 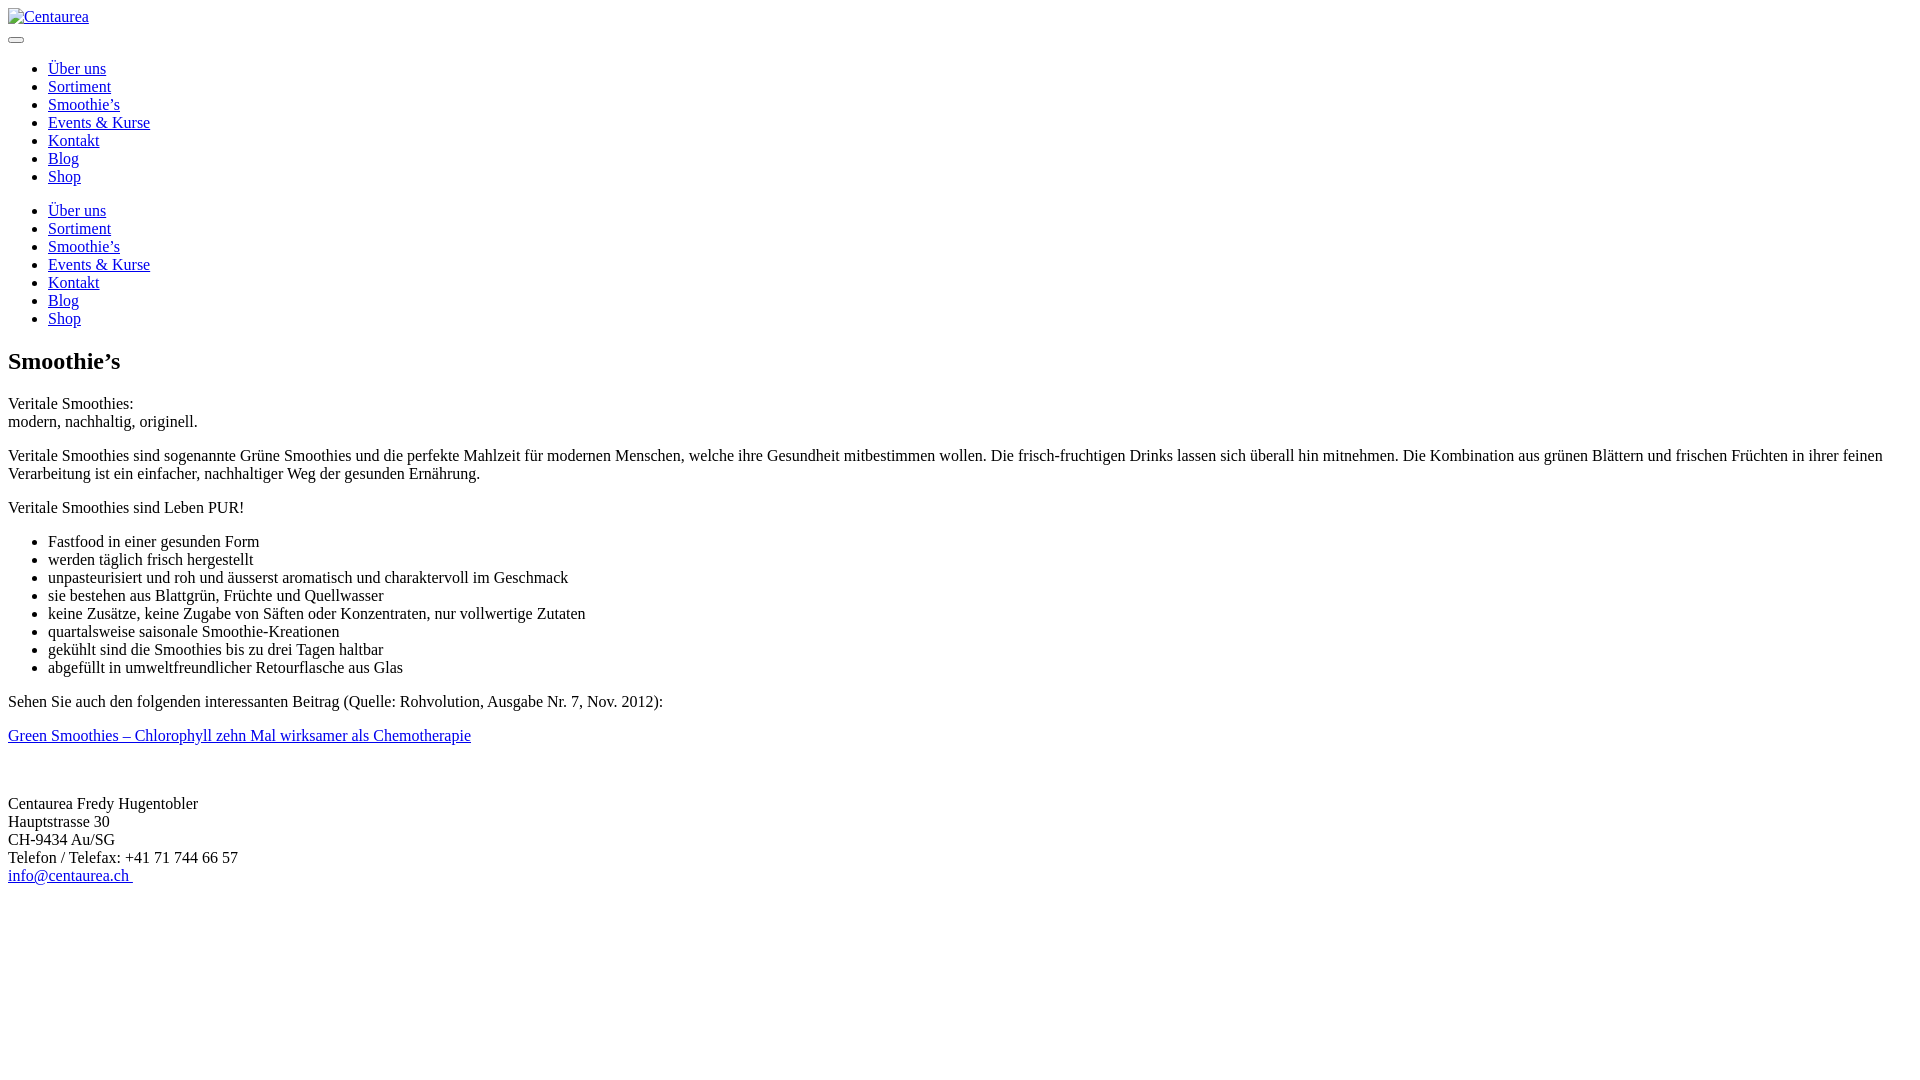 What do you see at coordinates (64, 317) in the screenshot?
I see `'Shop'` at bounding box center [64, 317].